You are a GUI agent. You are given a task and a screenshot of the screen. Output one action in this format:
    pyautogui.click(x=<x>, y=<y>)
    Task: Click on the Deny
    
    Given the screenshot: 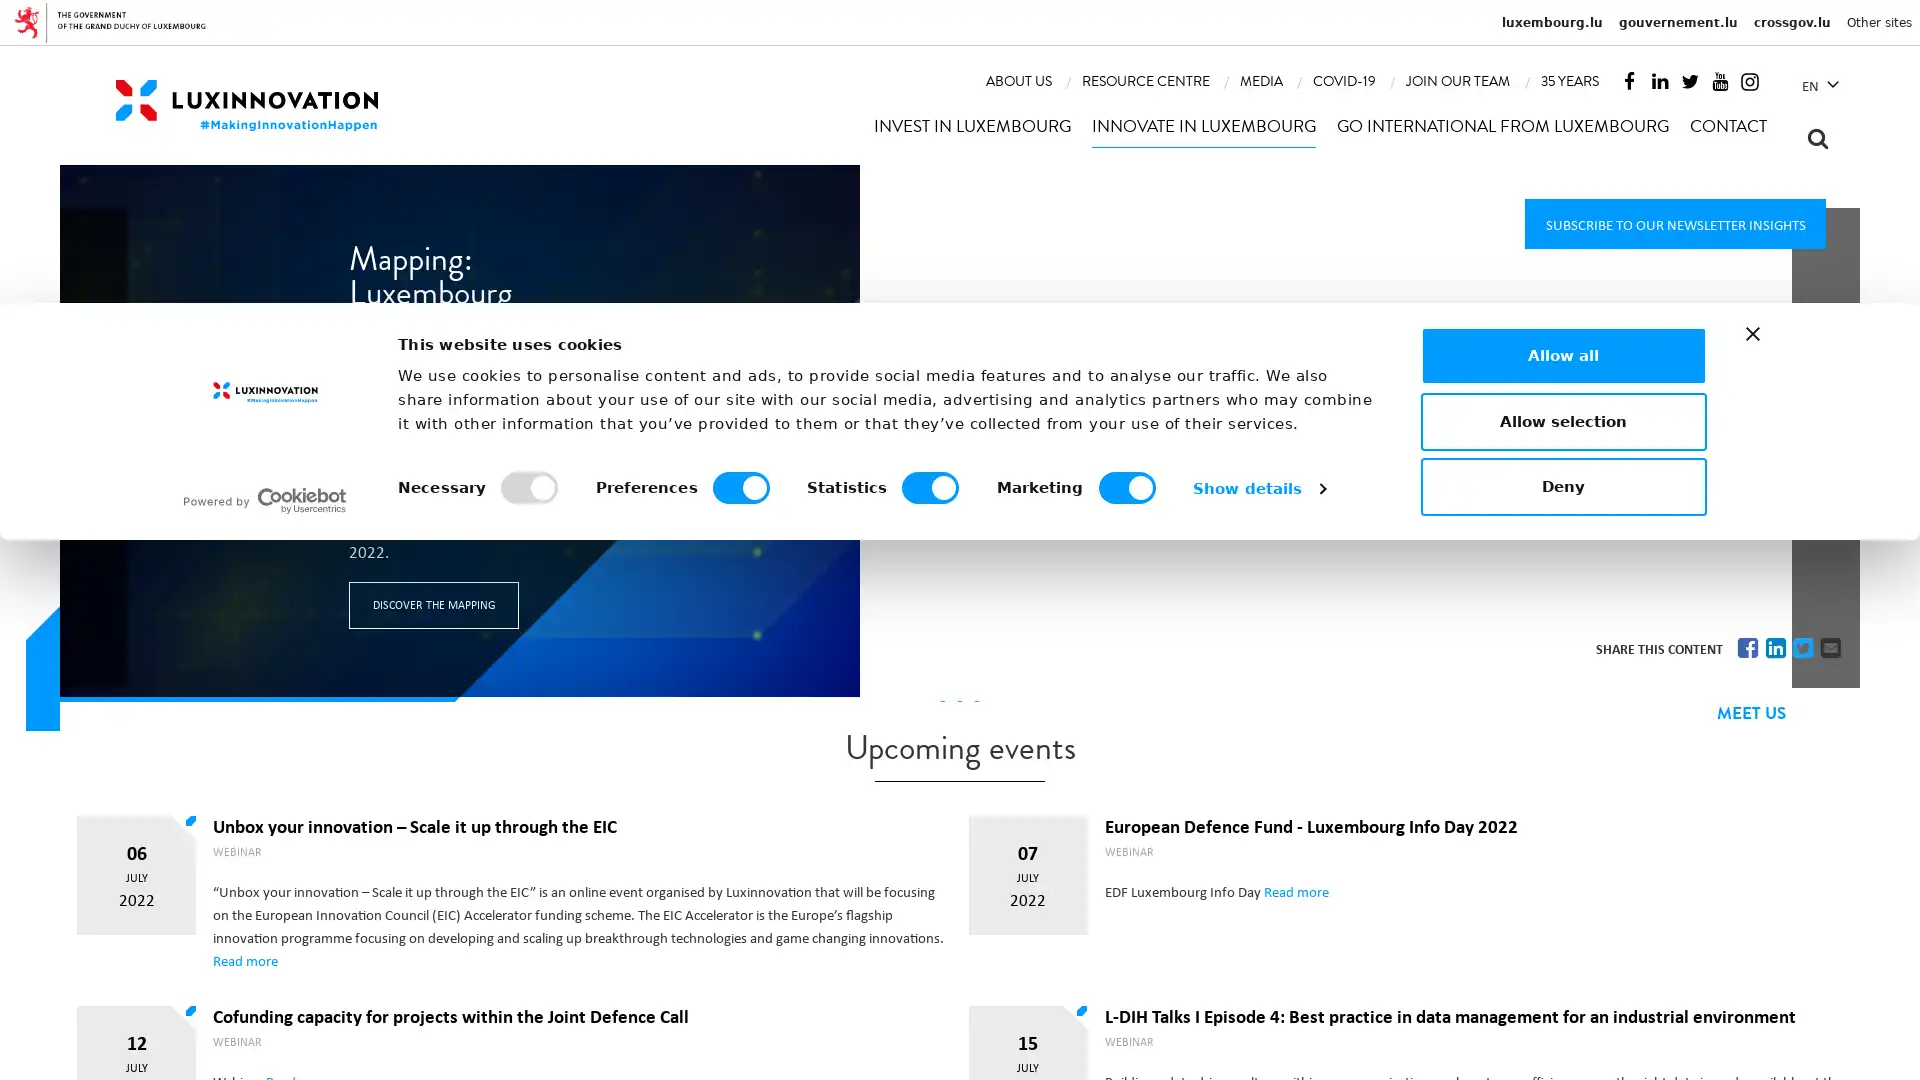 What is the action you would take?
    pyautogui.click(x=1562, y=1026)
    